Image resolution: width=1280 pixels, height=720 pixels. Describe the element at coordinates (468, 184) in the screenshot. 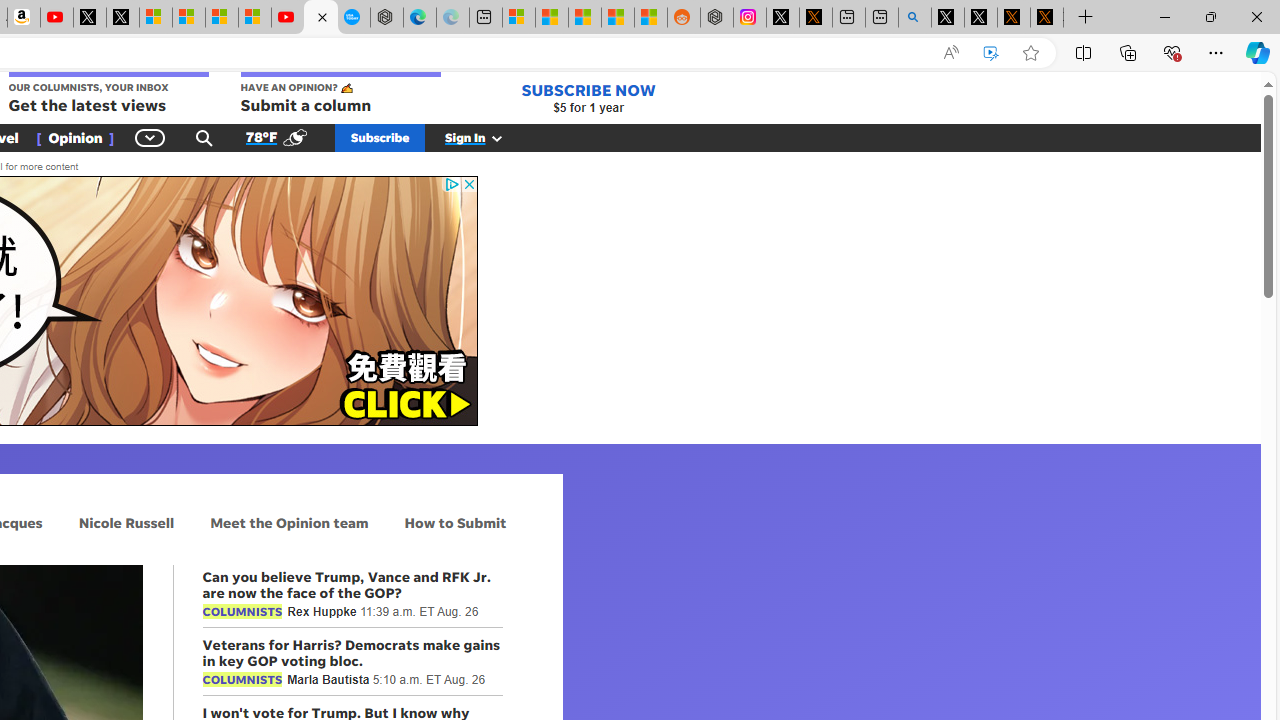

I see `'AutomationID: close_button_svg'` at that location.